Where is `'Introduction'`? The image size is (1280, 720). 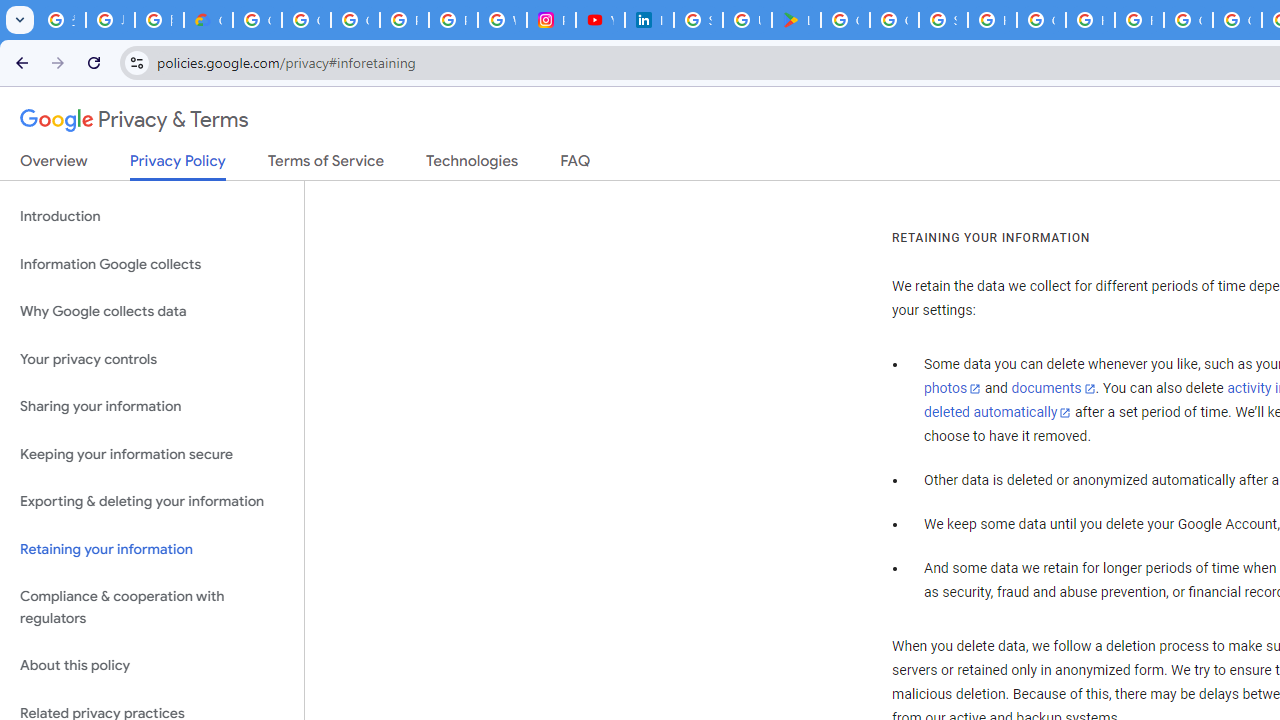
'Introduction' is located at coordinates (151, 217).